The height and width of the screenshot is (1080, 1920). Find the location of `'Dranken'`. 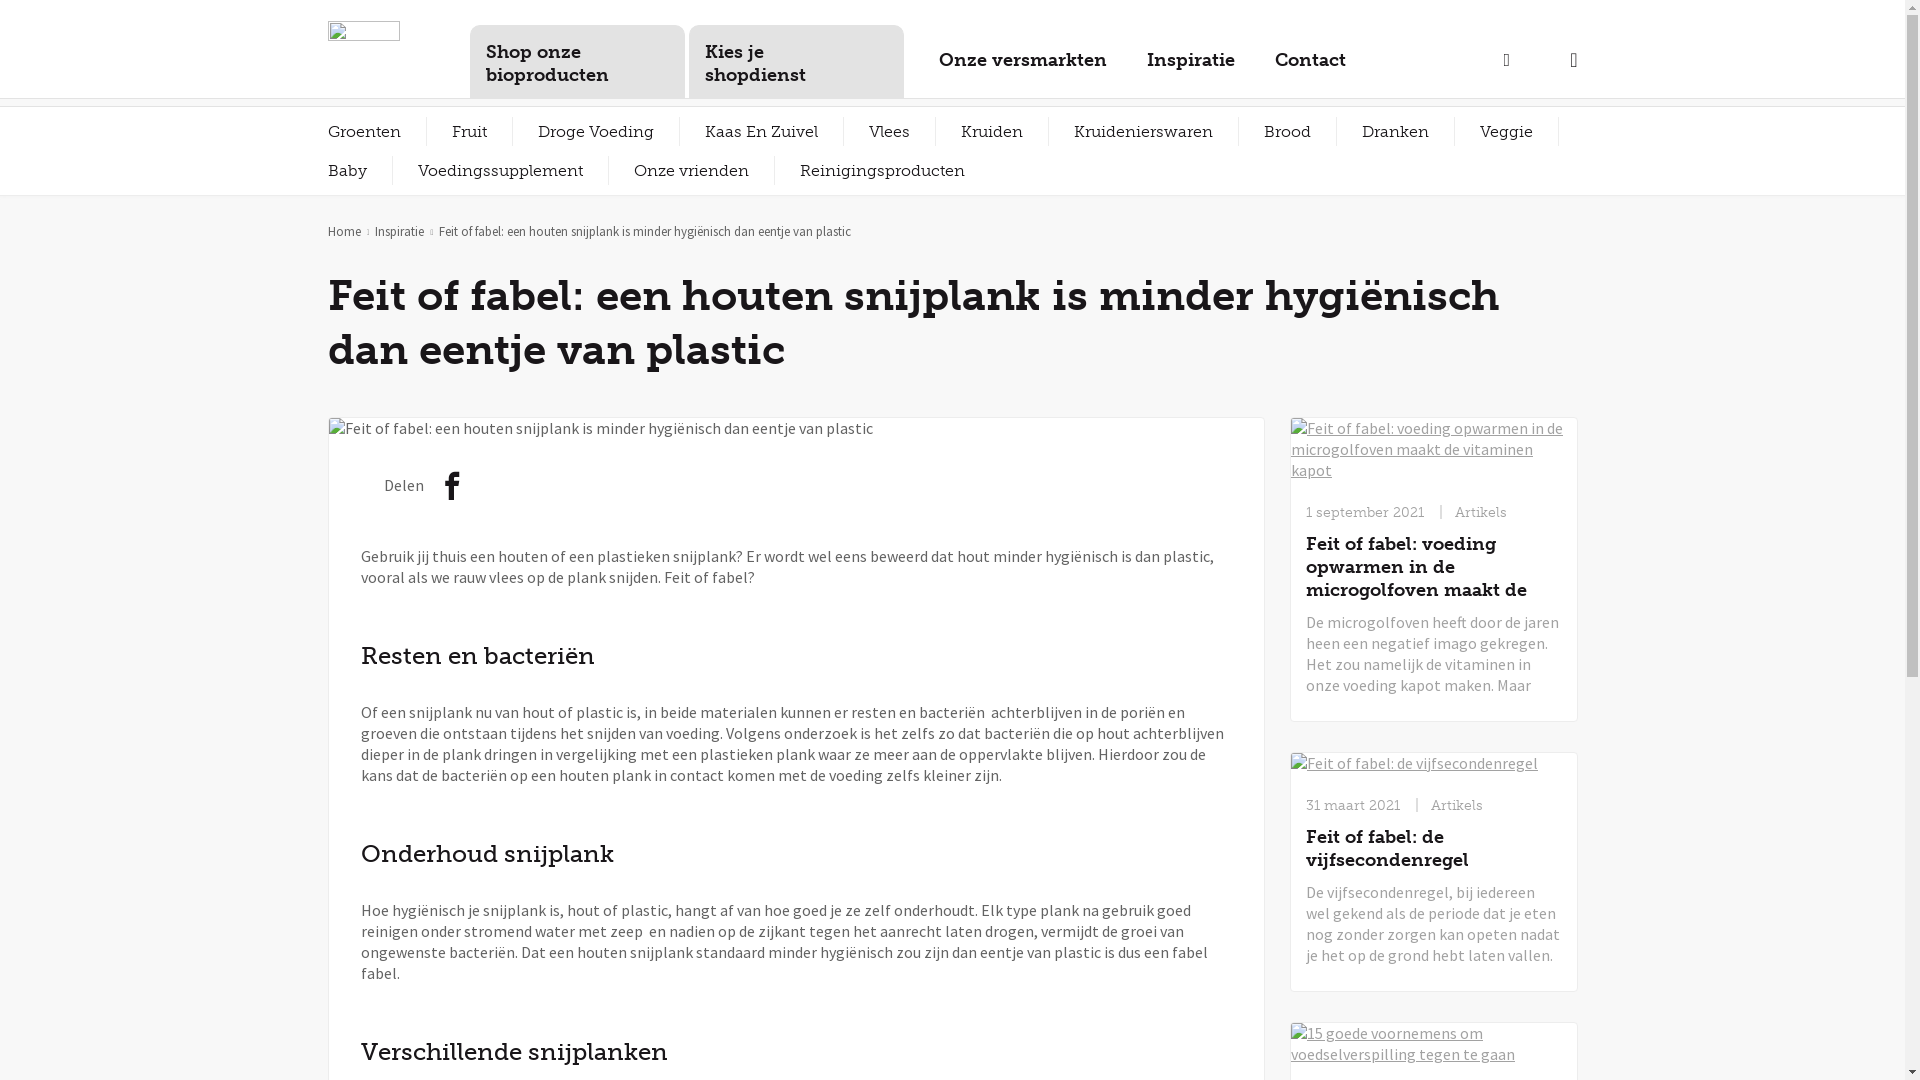

'Dranken' is located at coordinates (1335, 131).